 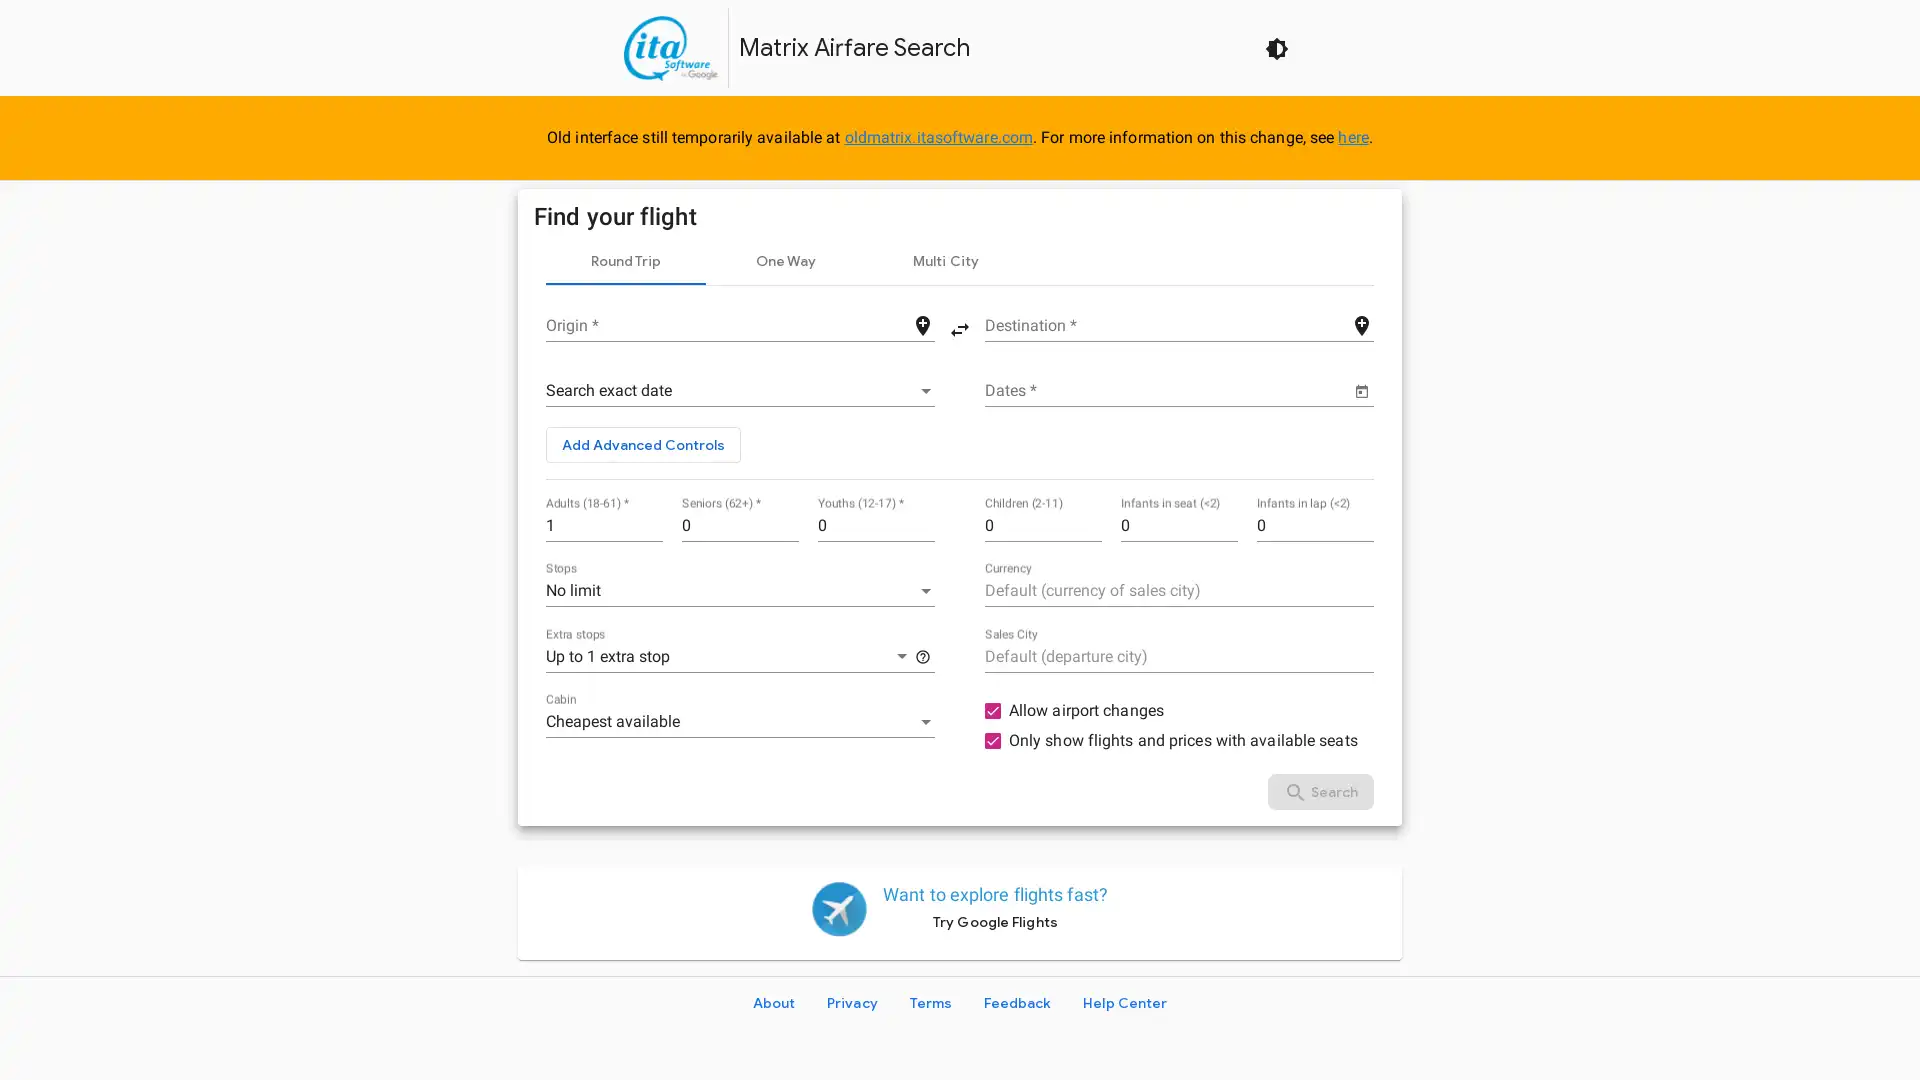 I want to click on toggle light/dark theme, so click(x=1275, y=46).